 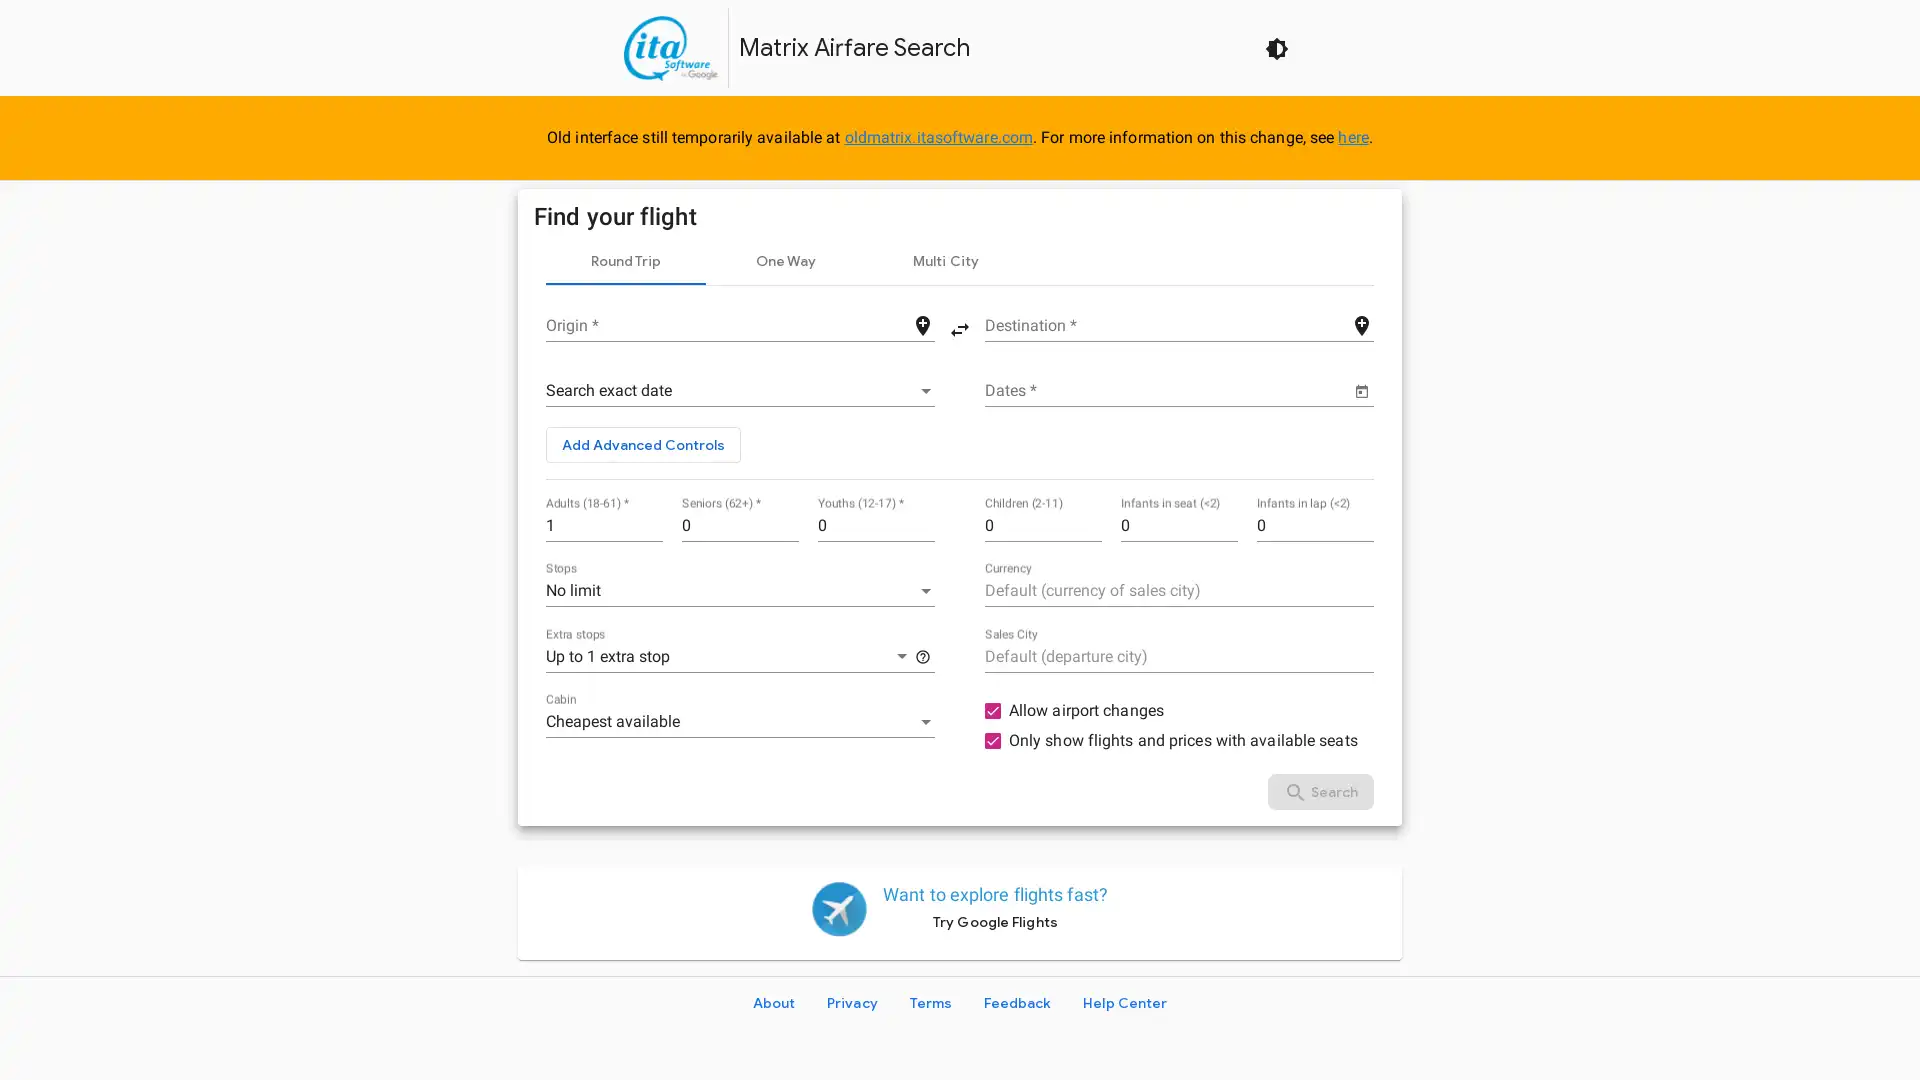 I want to click on toggle light/dark theme, so click(x=1275, y=46).